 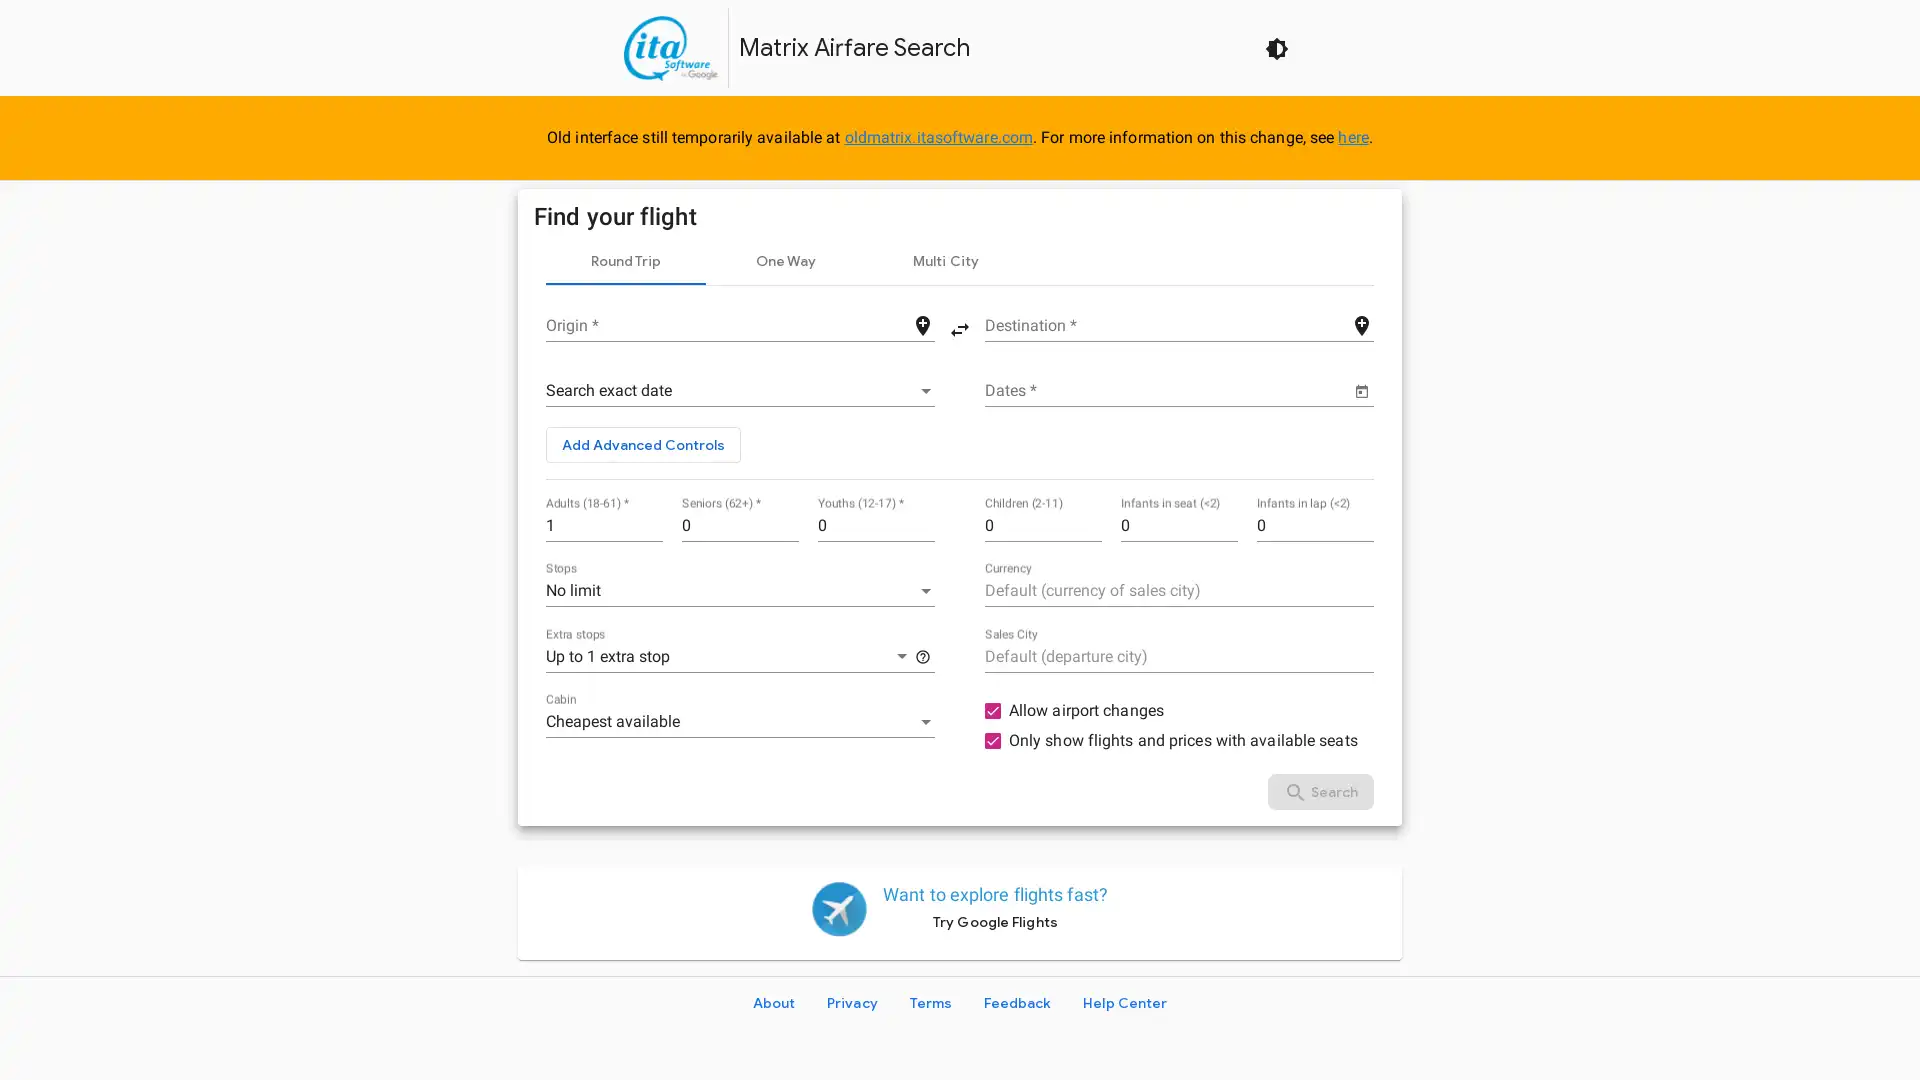 I want to click on toggle light/dark theme, so click(x=1275, y=46).